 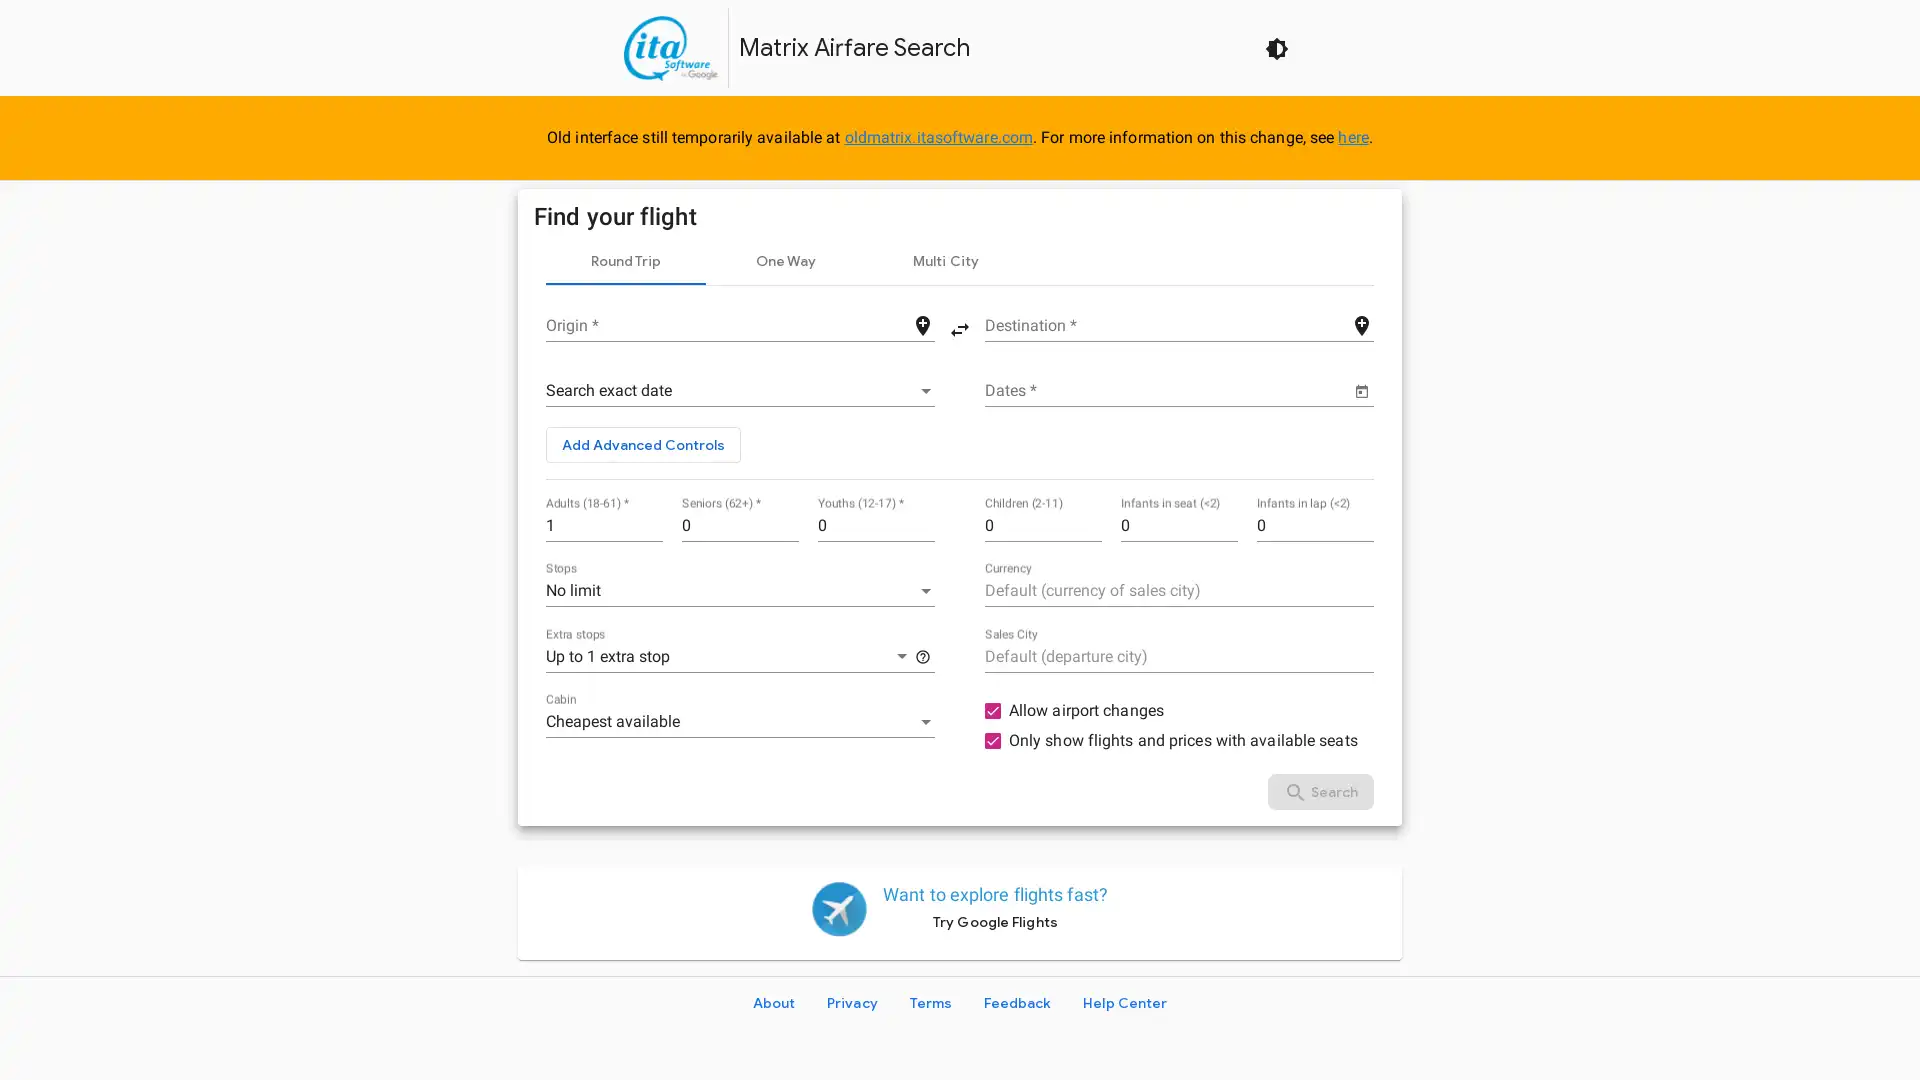 I want to click on toggle light/dark theme, so click(x=1275, y=46).